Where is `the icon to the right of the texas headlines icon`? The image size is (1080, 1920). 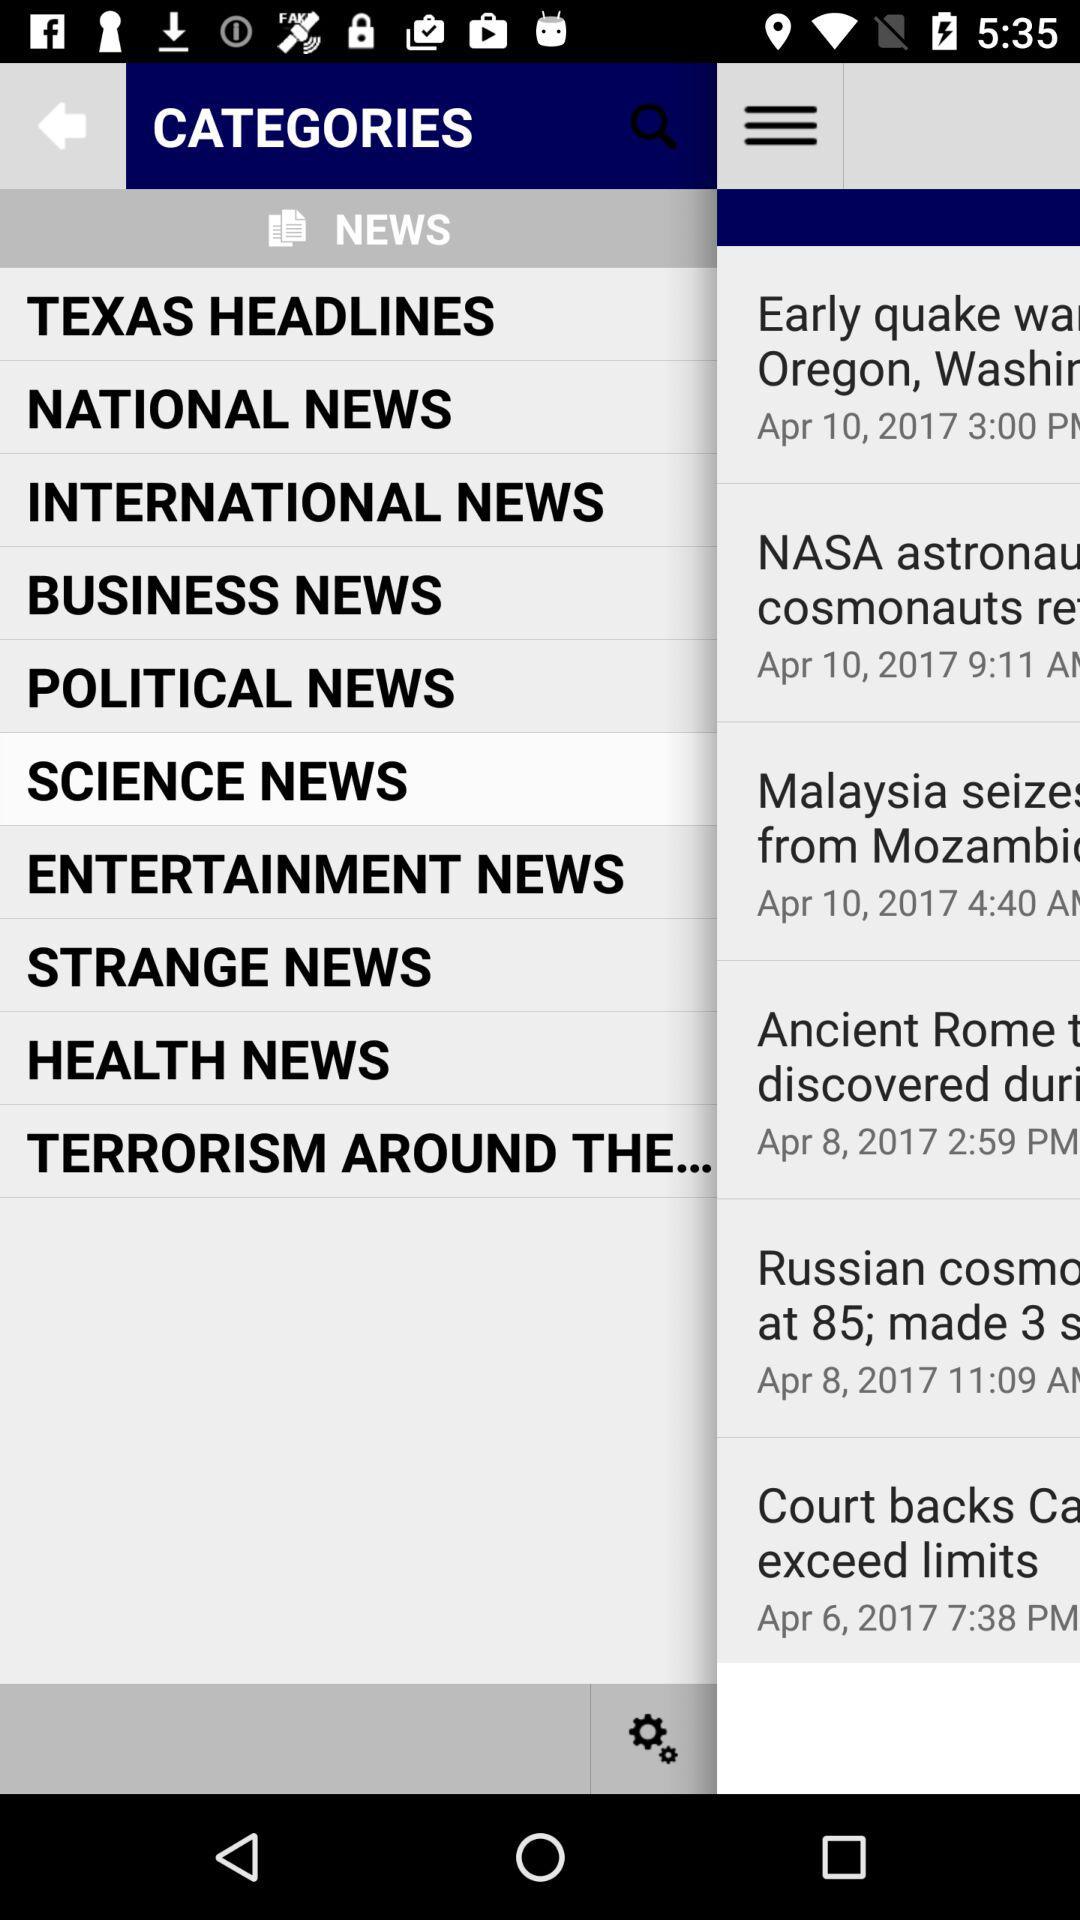 the icon to the right of the texas headlines icon is located at coordinates (918, 340).